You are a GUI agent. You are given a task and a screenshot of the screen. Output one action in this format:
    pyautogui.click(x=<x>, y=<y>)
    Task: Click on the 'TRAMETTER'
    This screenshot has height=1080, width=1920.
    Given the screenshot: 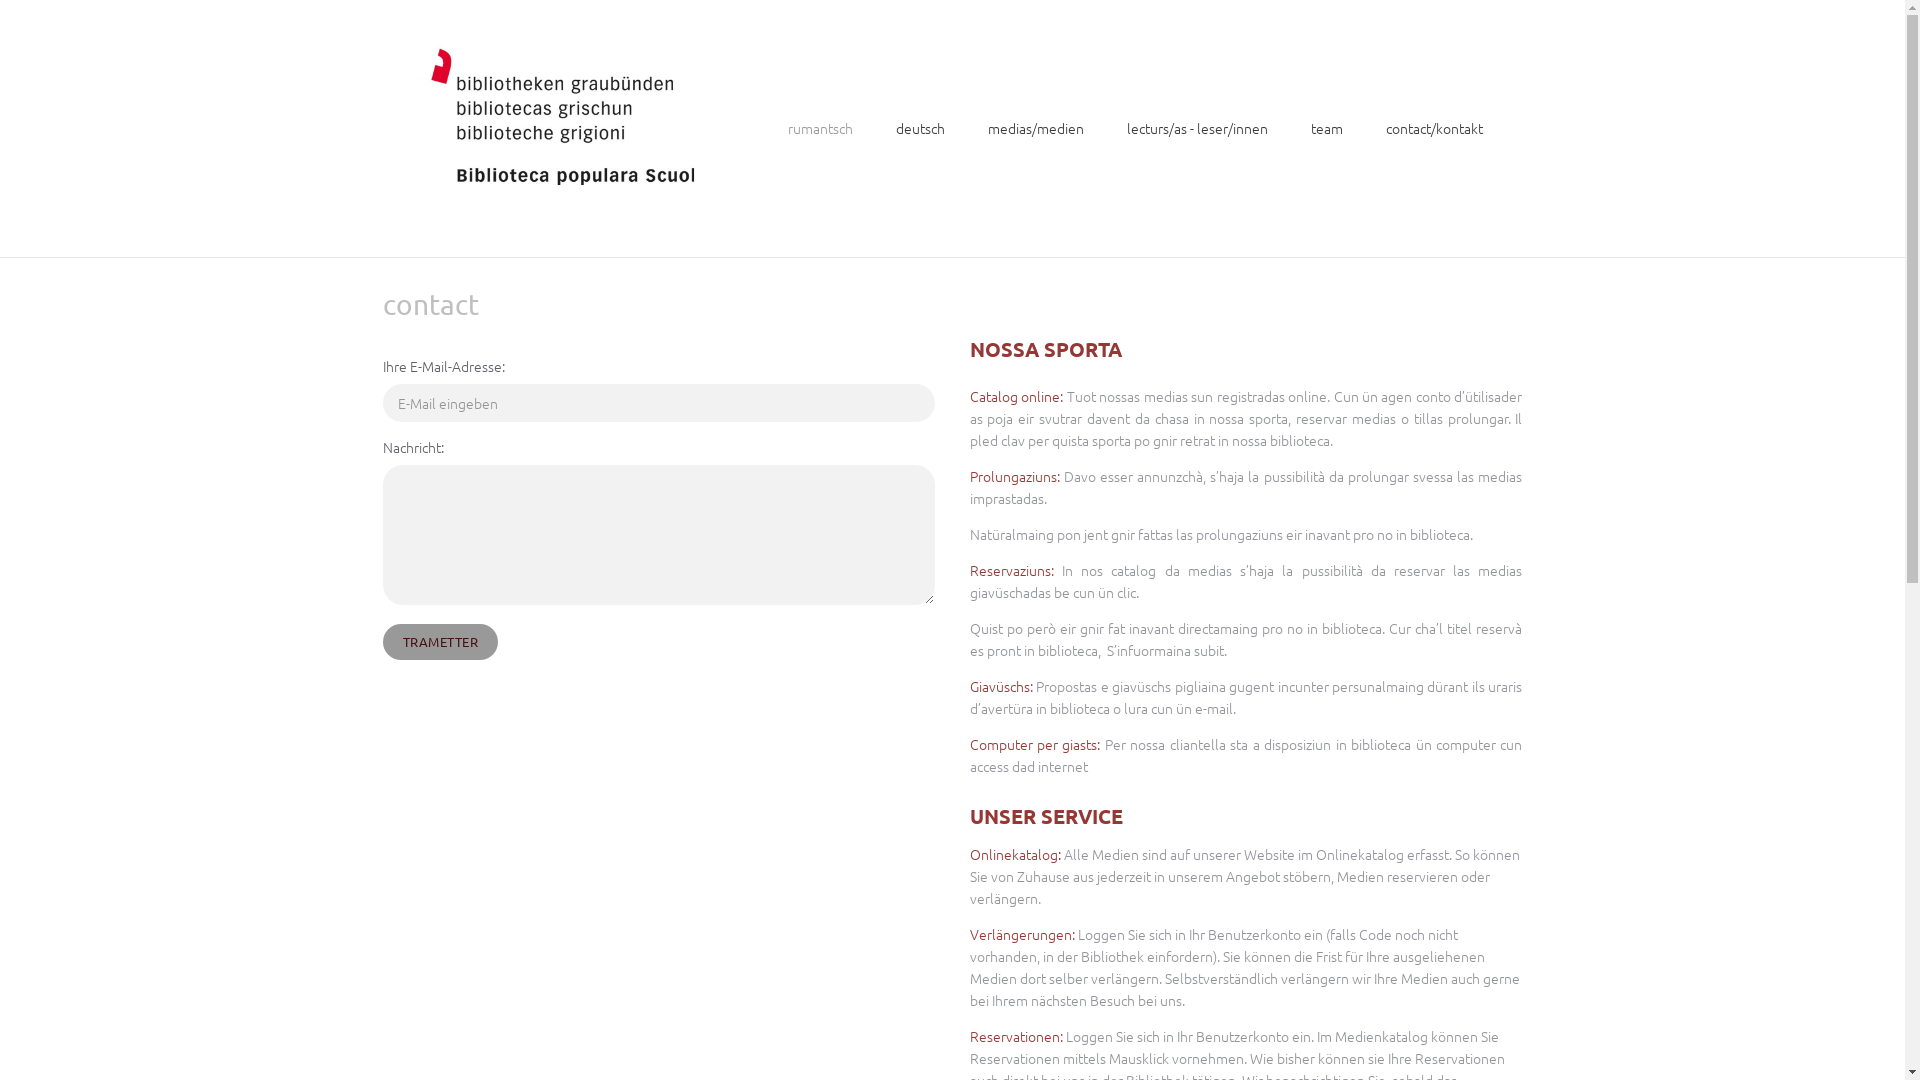 What is the action you would take?
    pyautogui.click(x=443, y=643)
    